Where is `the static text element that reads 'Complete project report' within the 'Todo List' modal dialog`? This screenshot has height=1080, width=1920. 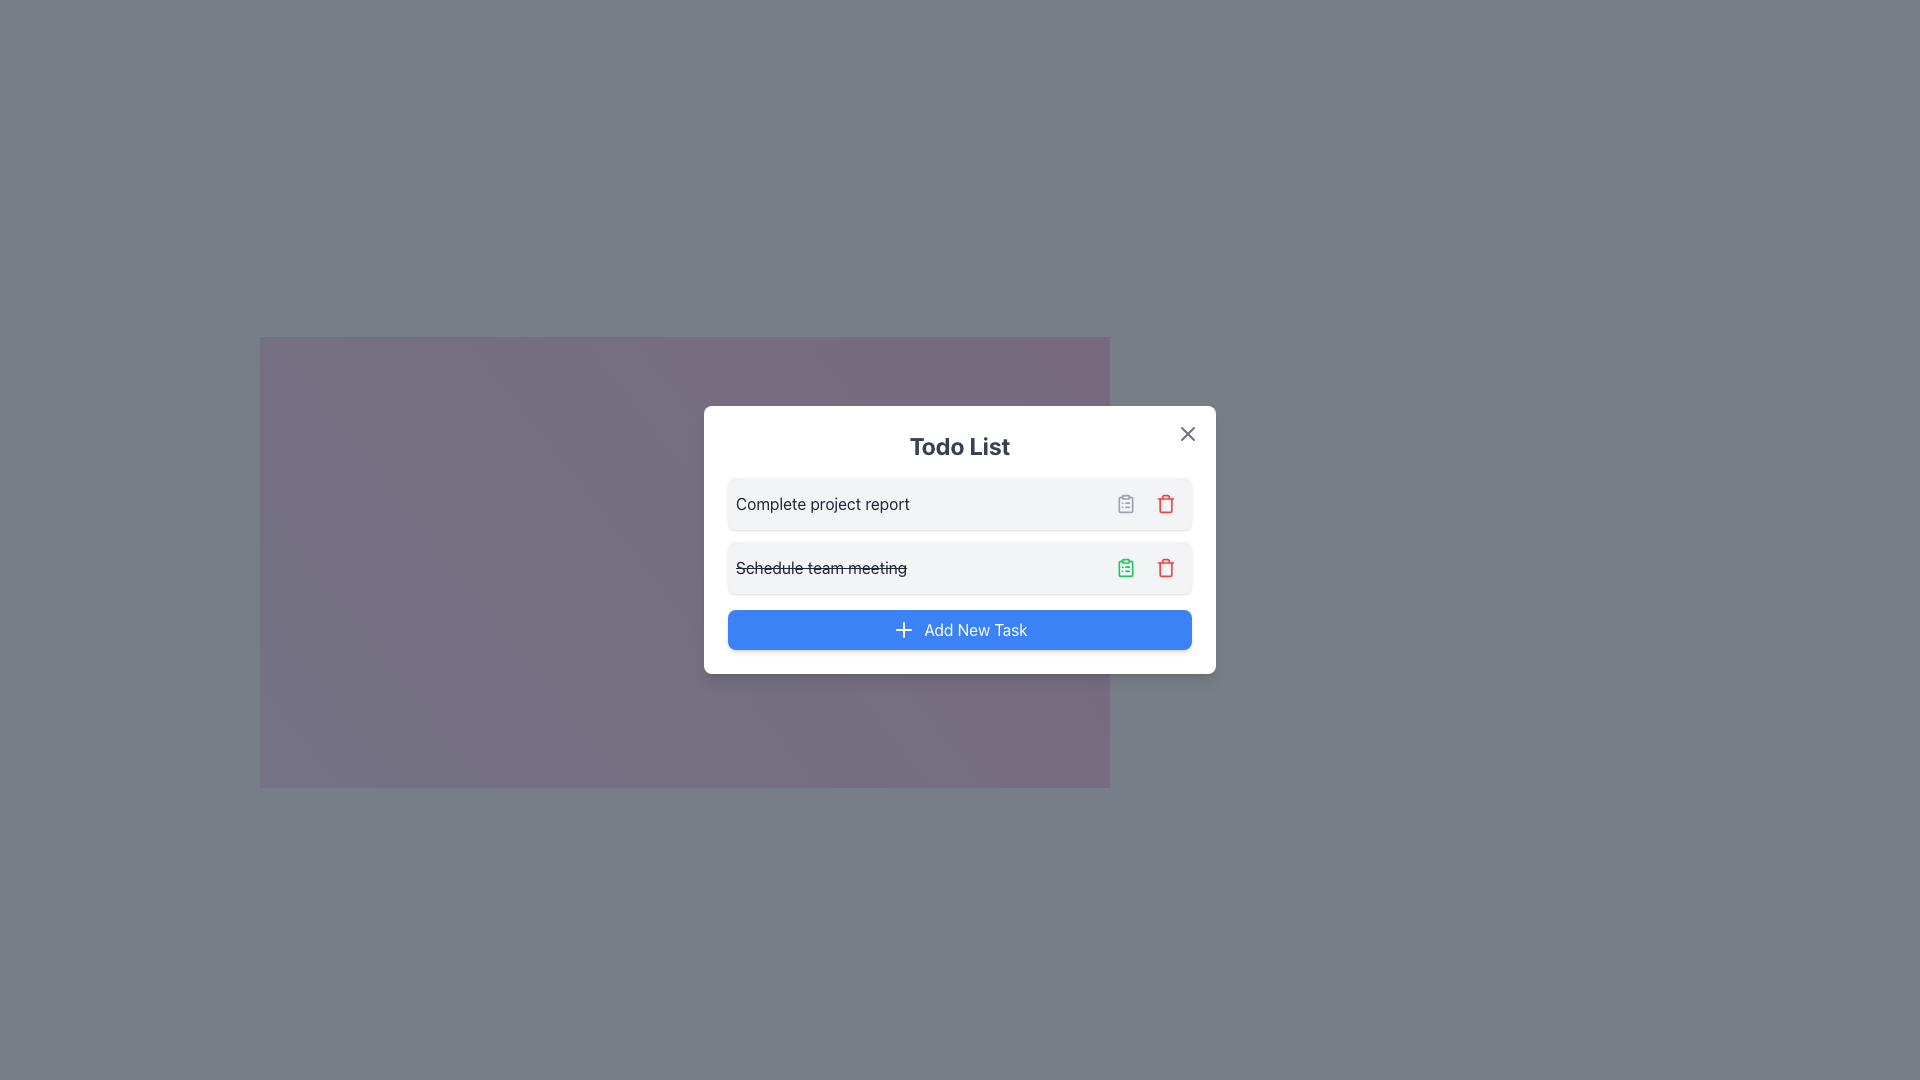
the static text element that reads 'Complete project report' within the 'Todo List' modal dialog is located at coordinates (822, 503).